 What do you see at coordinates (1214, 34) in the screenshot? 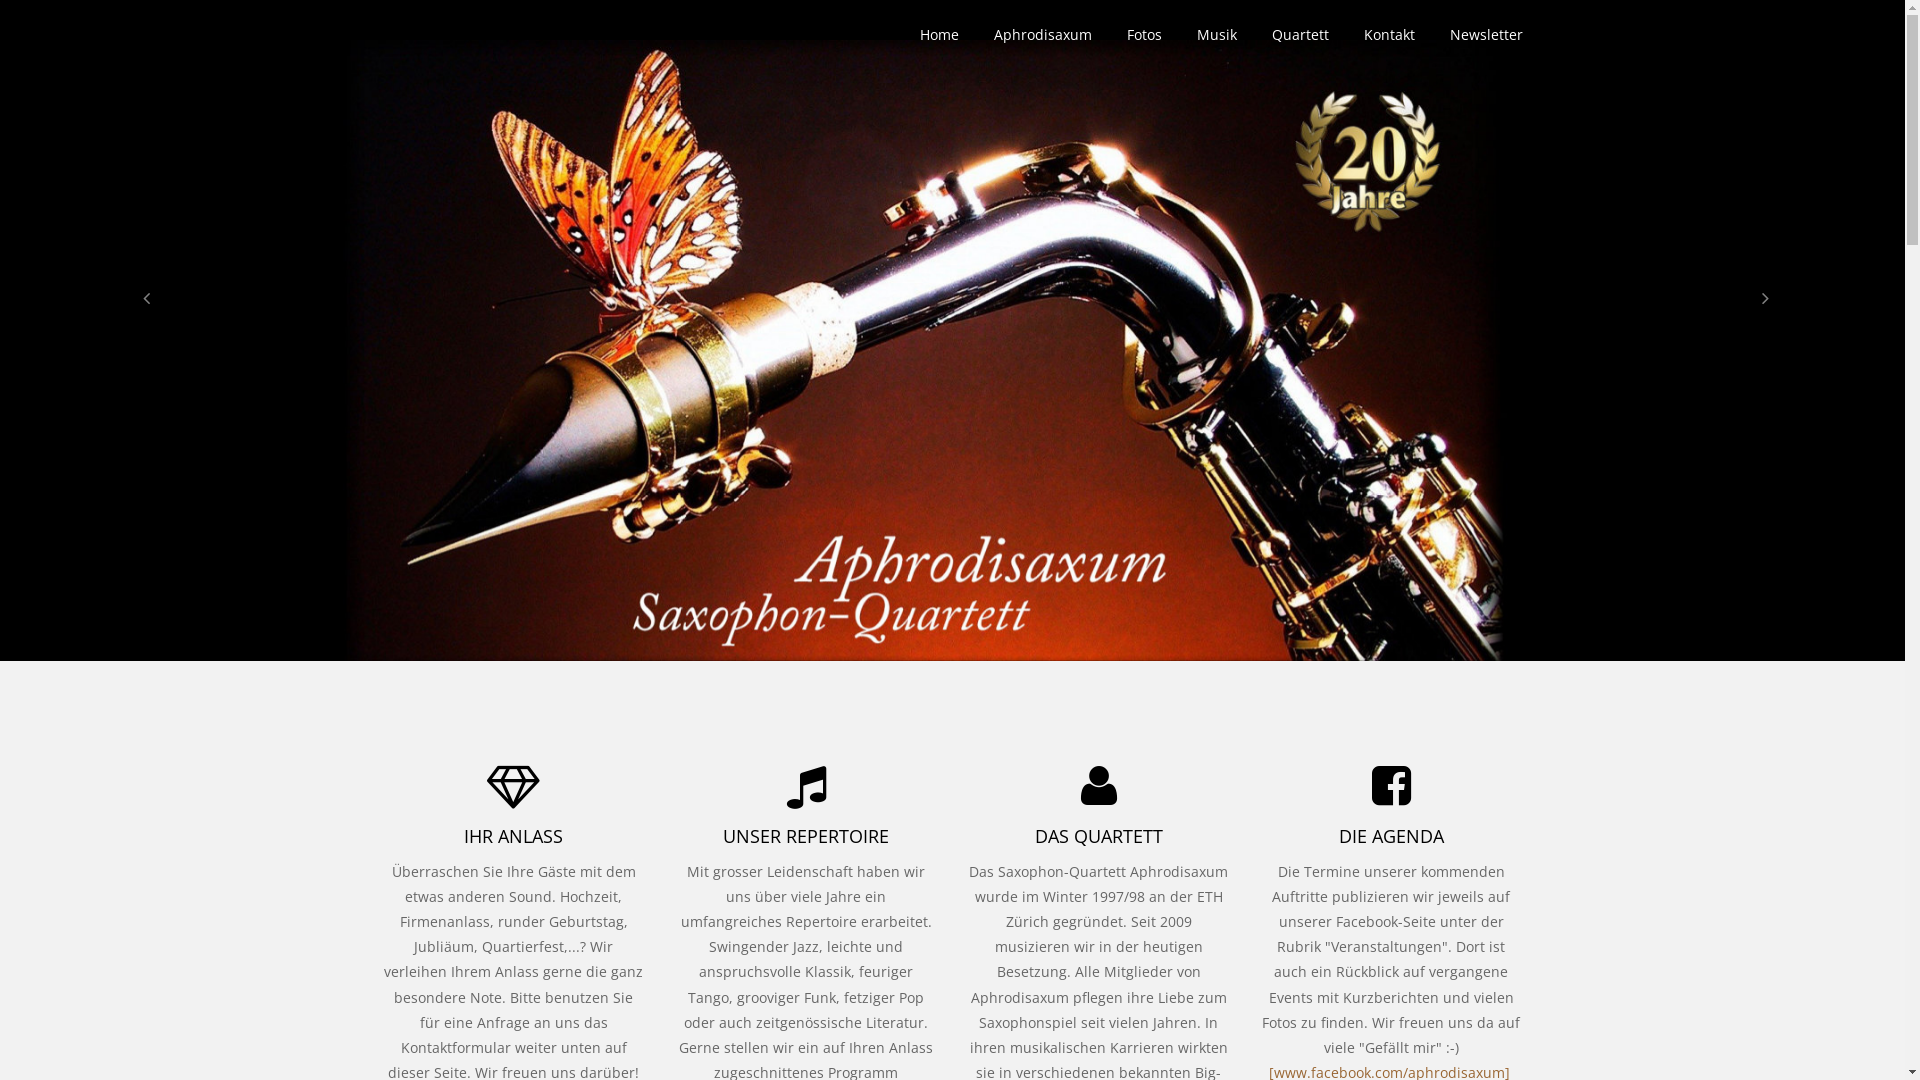
I see `'Musik'` at bounding box center [1214, 34].